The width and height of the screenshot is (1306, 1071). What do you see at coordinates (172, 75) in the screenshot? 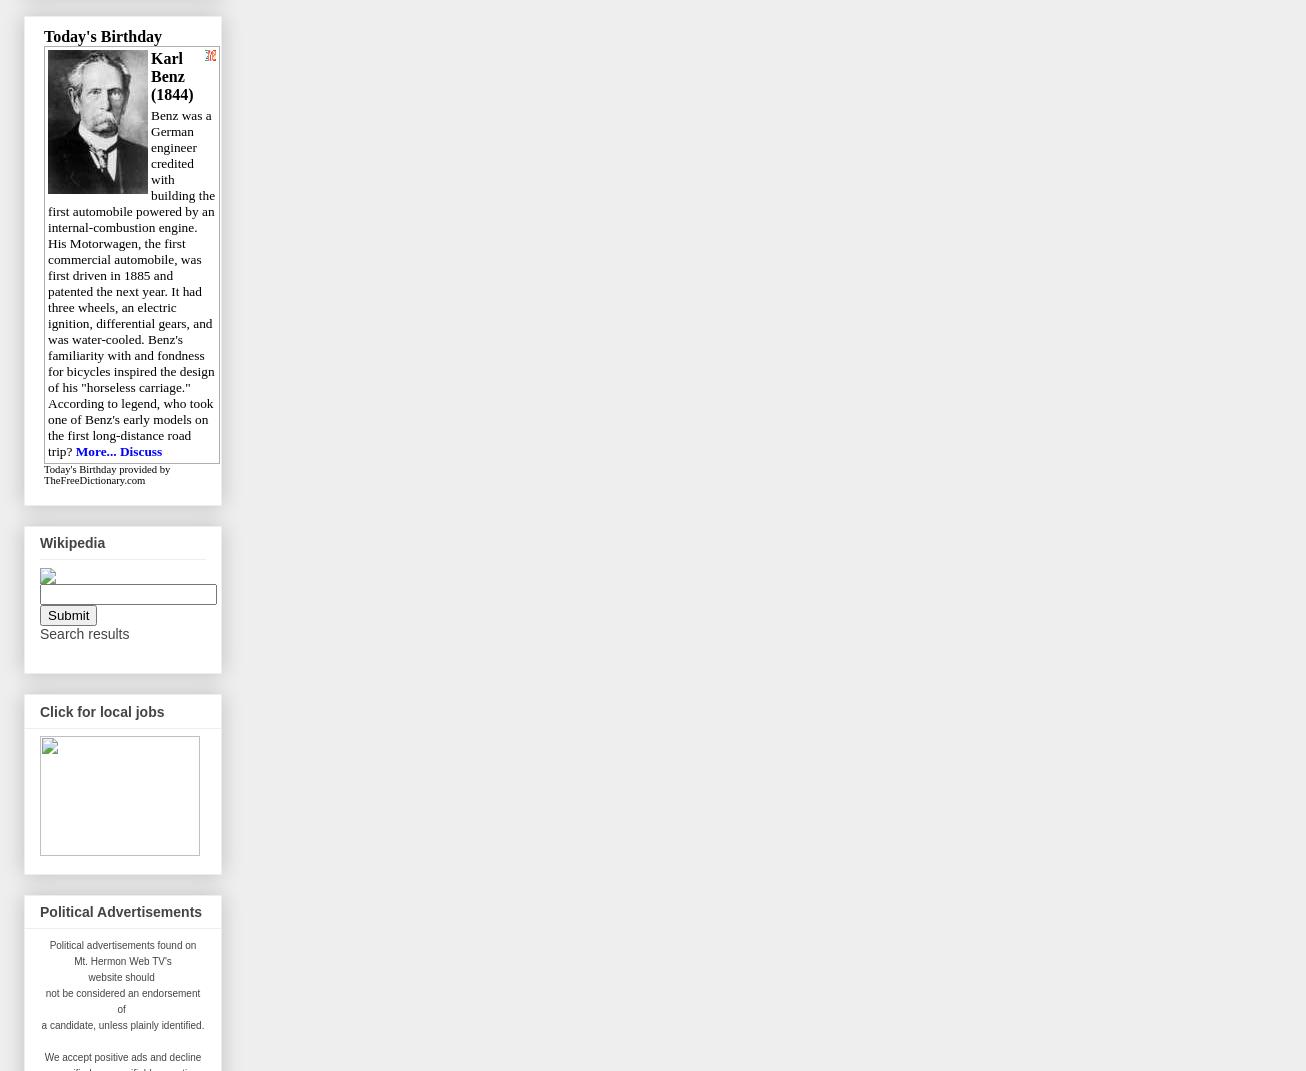
I see `'Karl Benz (1844)'` at bounding box center [172, 75].